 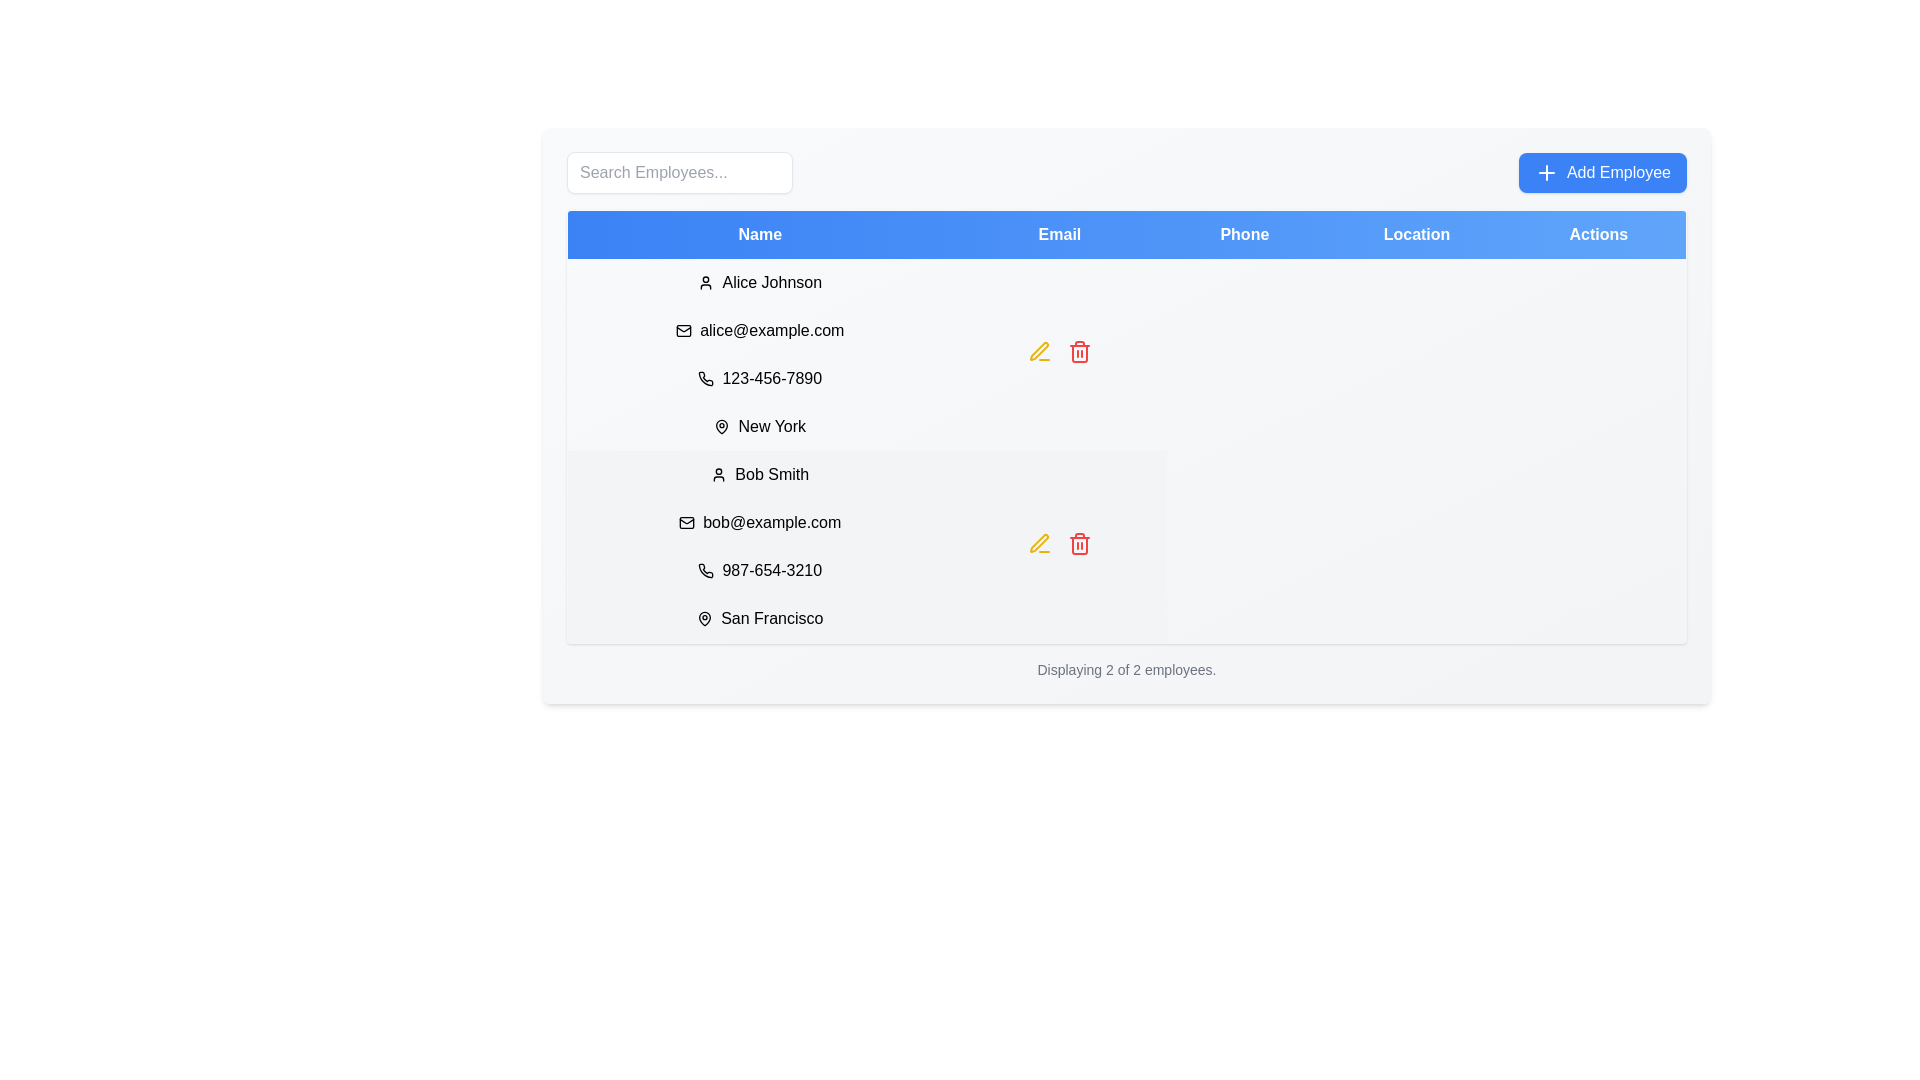 What do you see at coordinates (687, 522) in the screenshot?
I see `the email address associated with the email icon located next to 'bob@example.com'` at bounding box center [687, 522].